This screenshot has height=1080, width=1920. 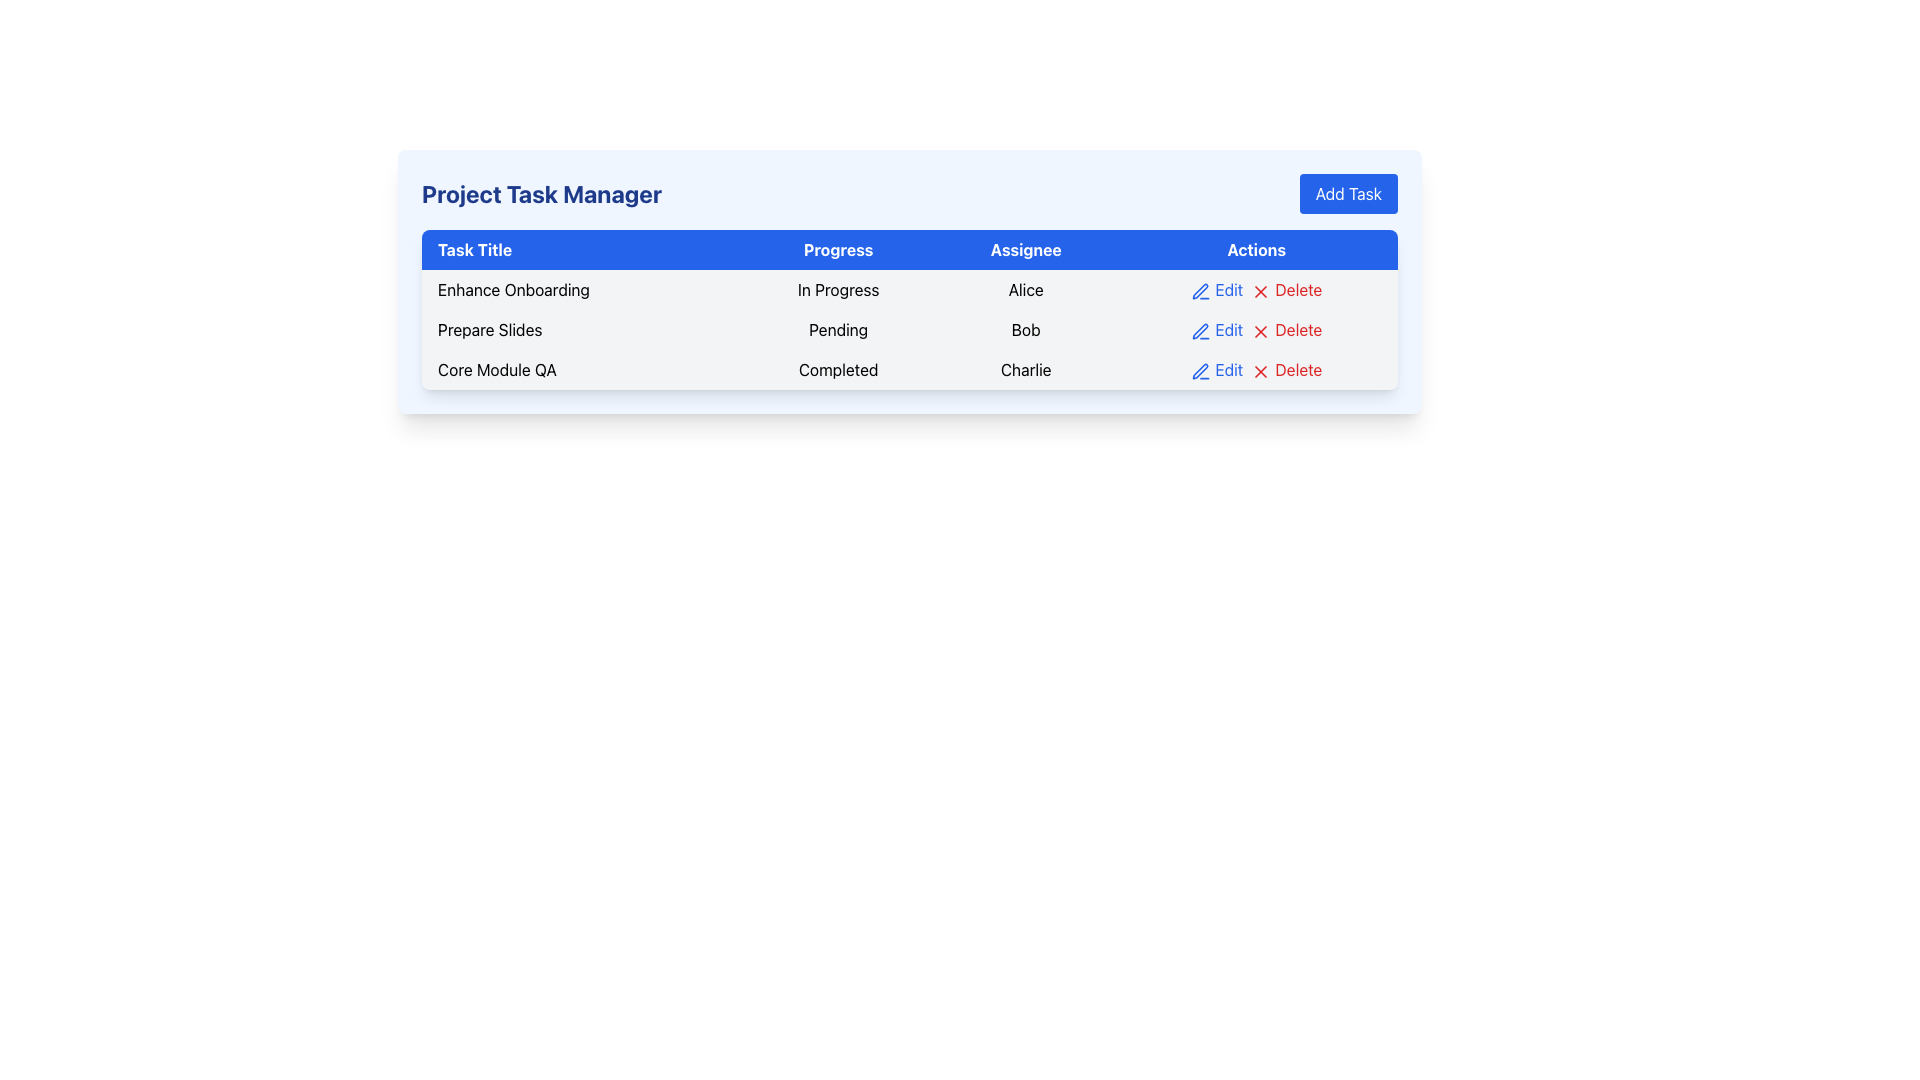 What do you see at coordinates (1286, 370) in the screenshot?
I see `the delete button located in the 'Actions' column of the last row of the table, positioned to the right of the 'Edit' button to invoke the delete functionality` at bounding box center [1286, 370].